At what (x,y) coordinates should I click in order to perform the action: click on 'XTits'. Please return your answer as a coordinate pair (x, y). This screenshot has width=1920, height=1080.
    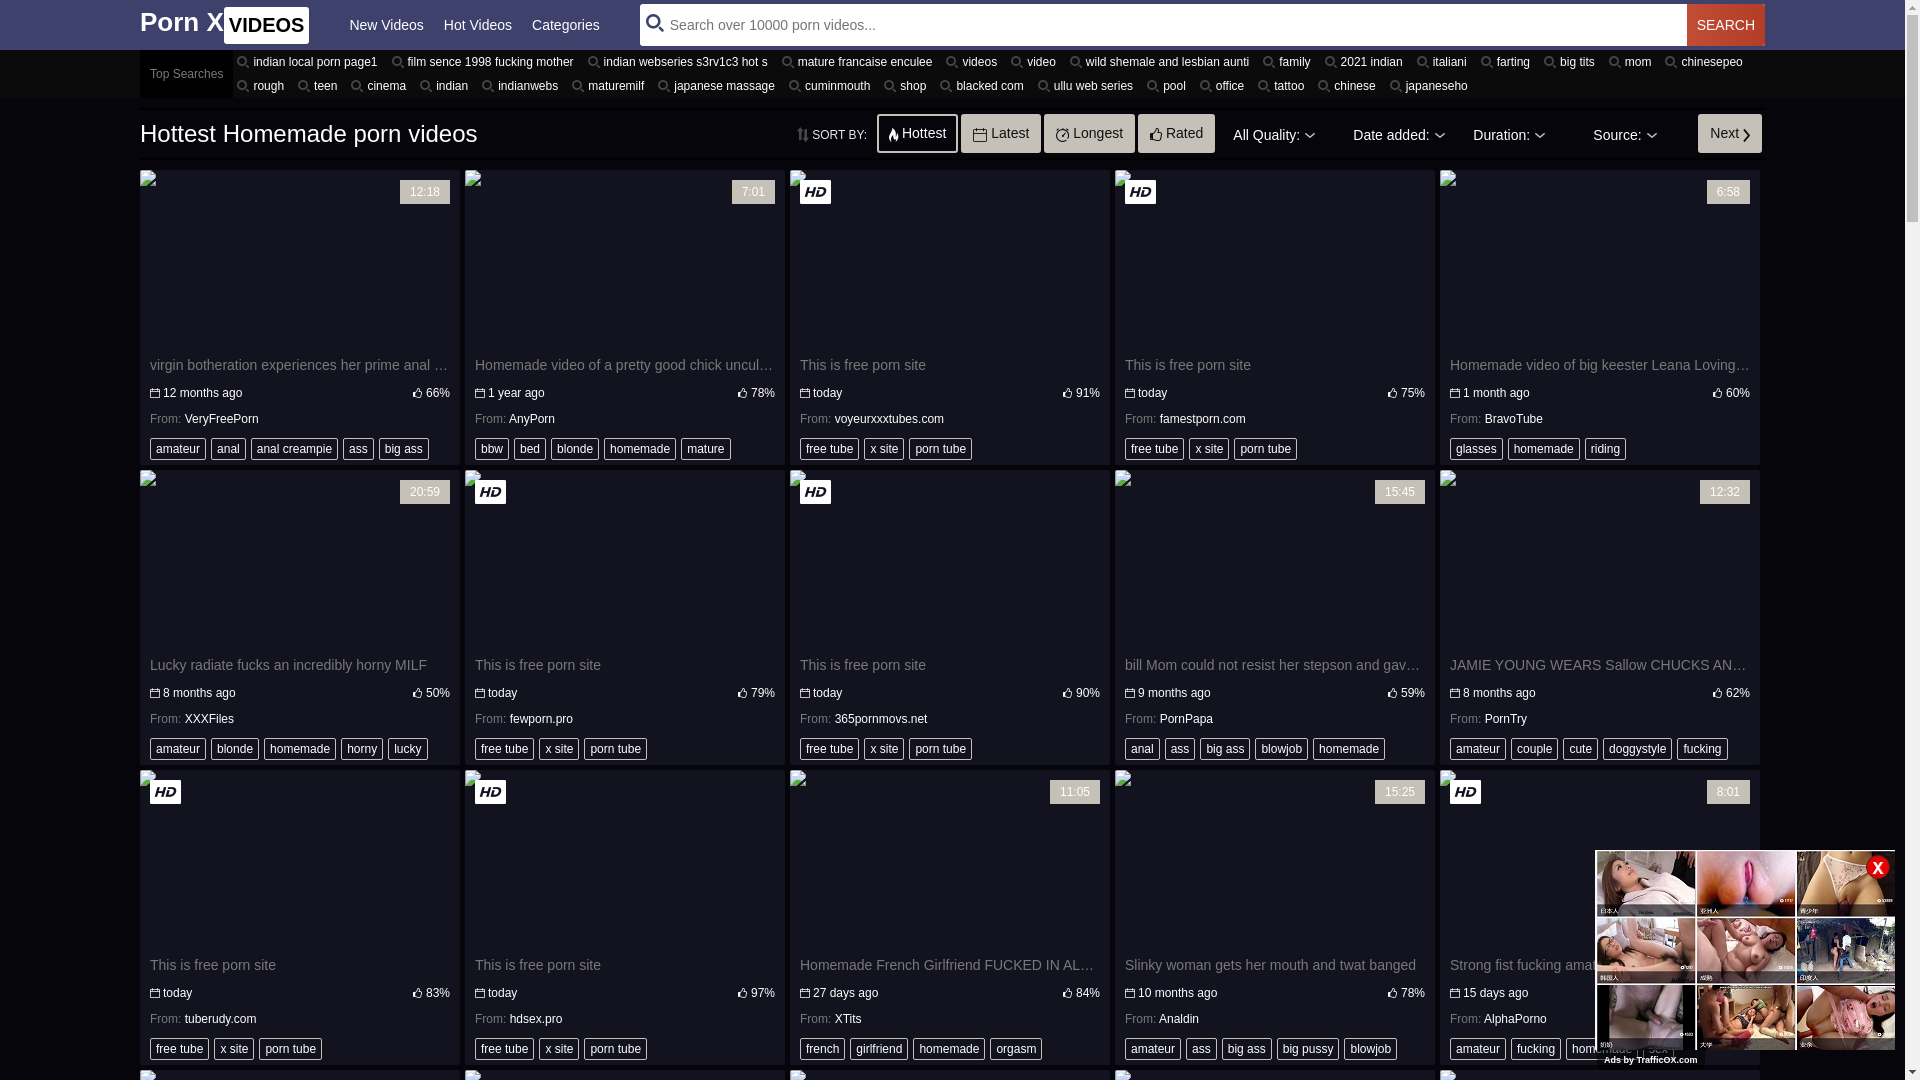
    Looking at the image, I should click on (835, 1018).